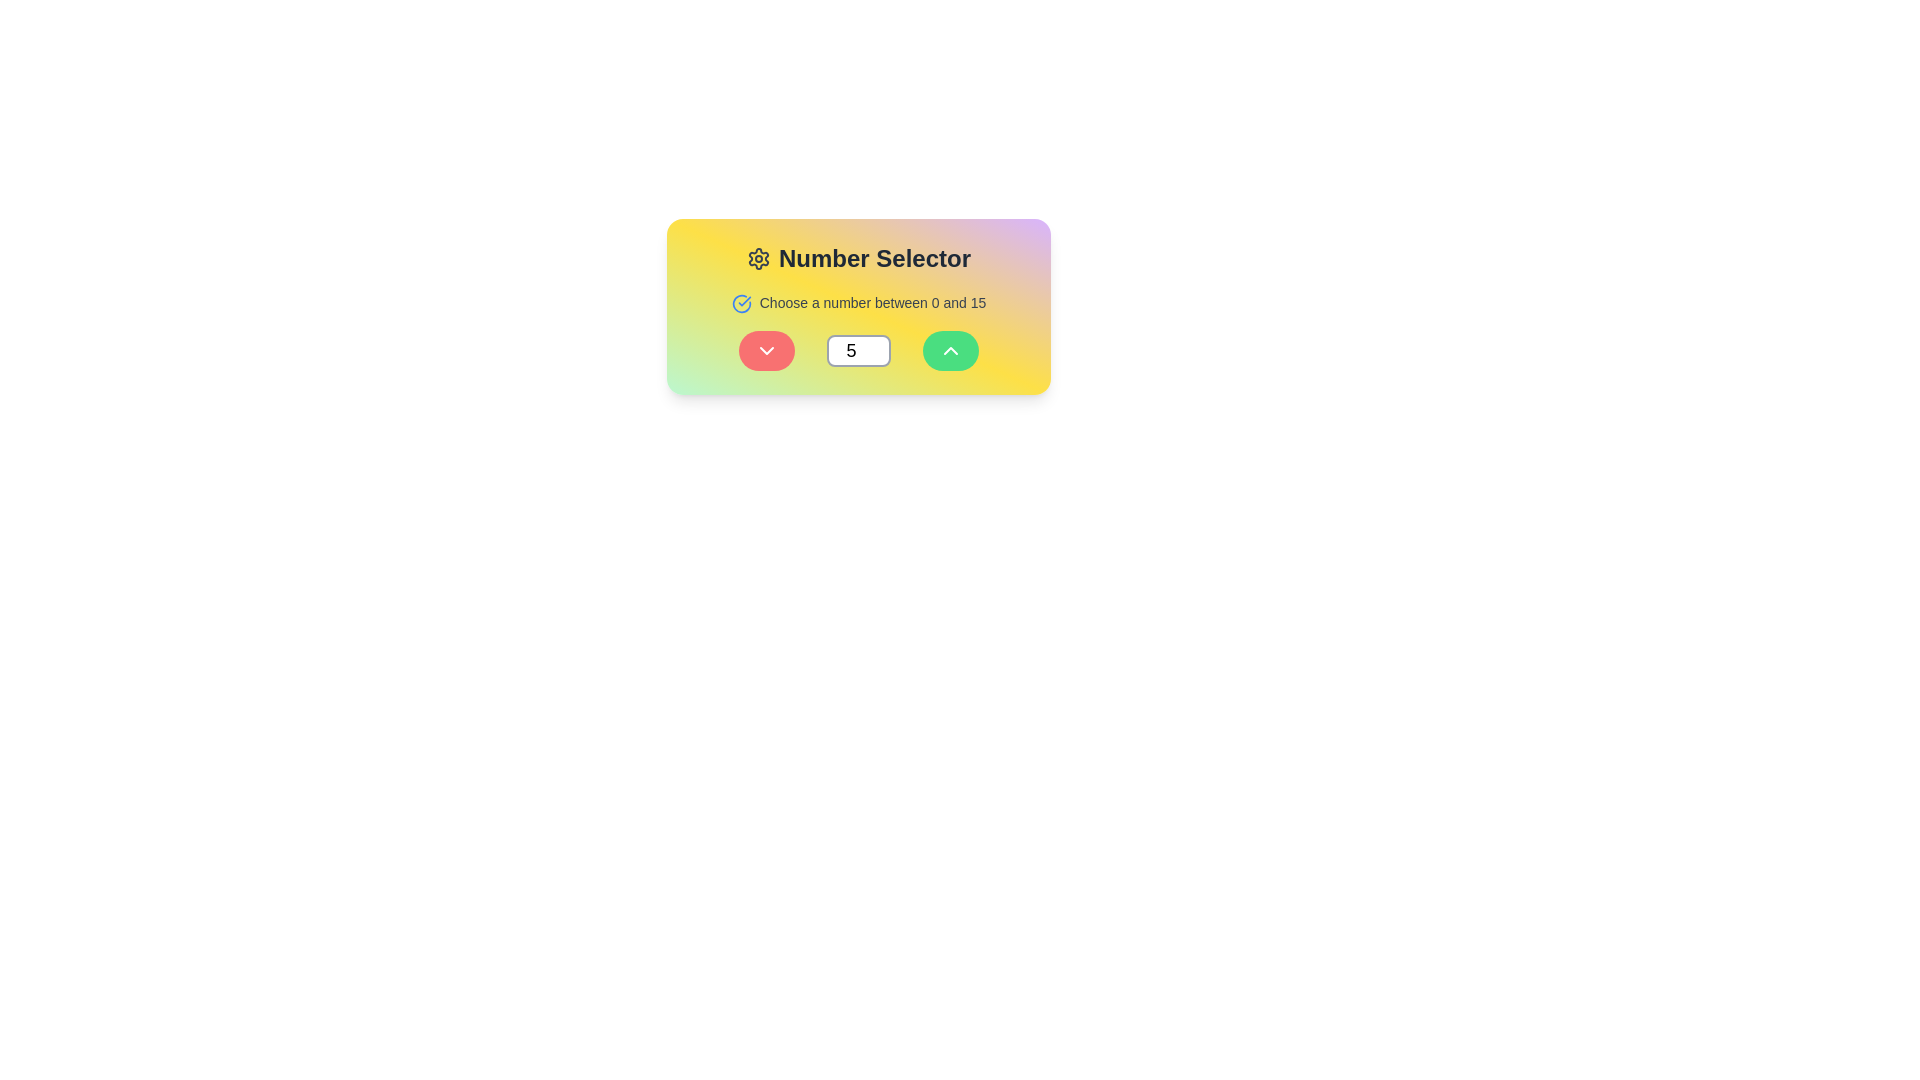 The image size is (1920, 1080). Describe the element at coordinates (766, 350) in the screenshot. I see `the first button in the horizontal arrangement of controls that decreases the numerical value displayed in the adjacent input box` at that location.